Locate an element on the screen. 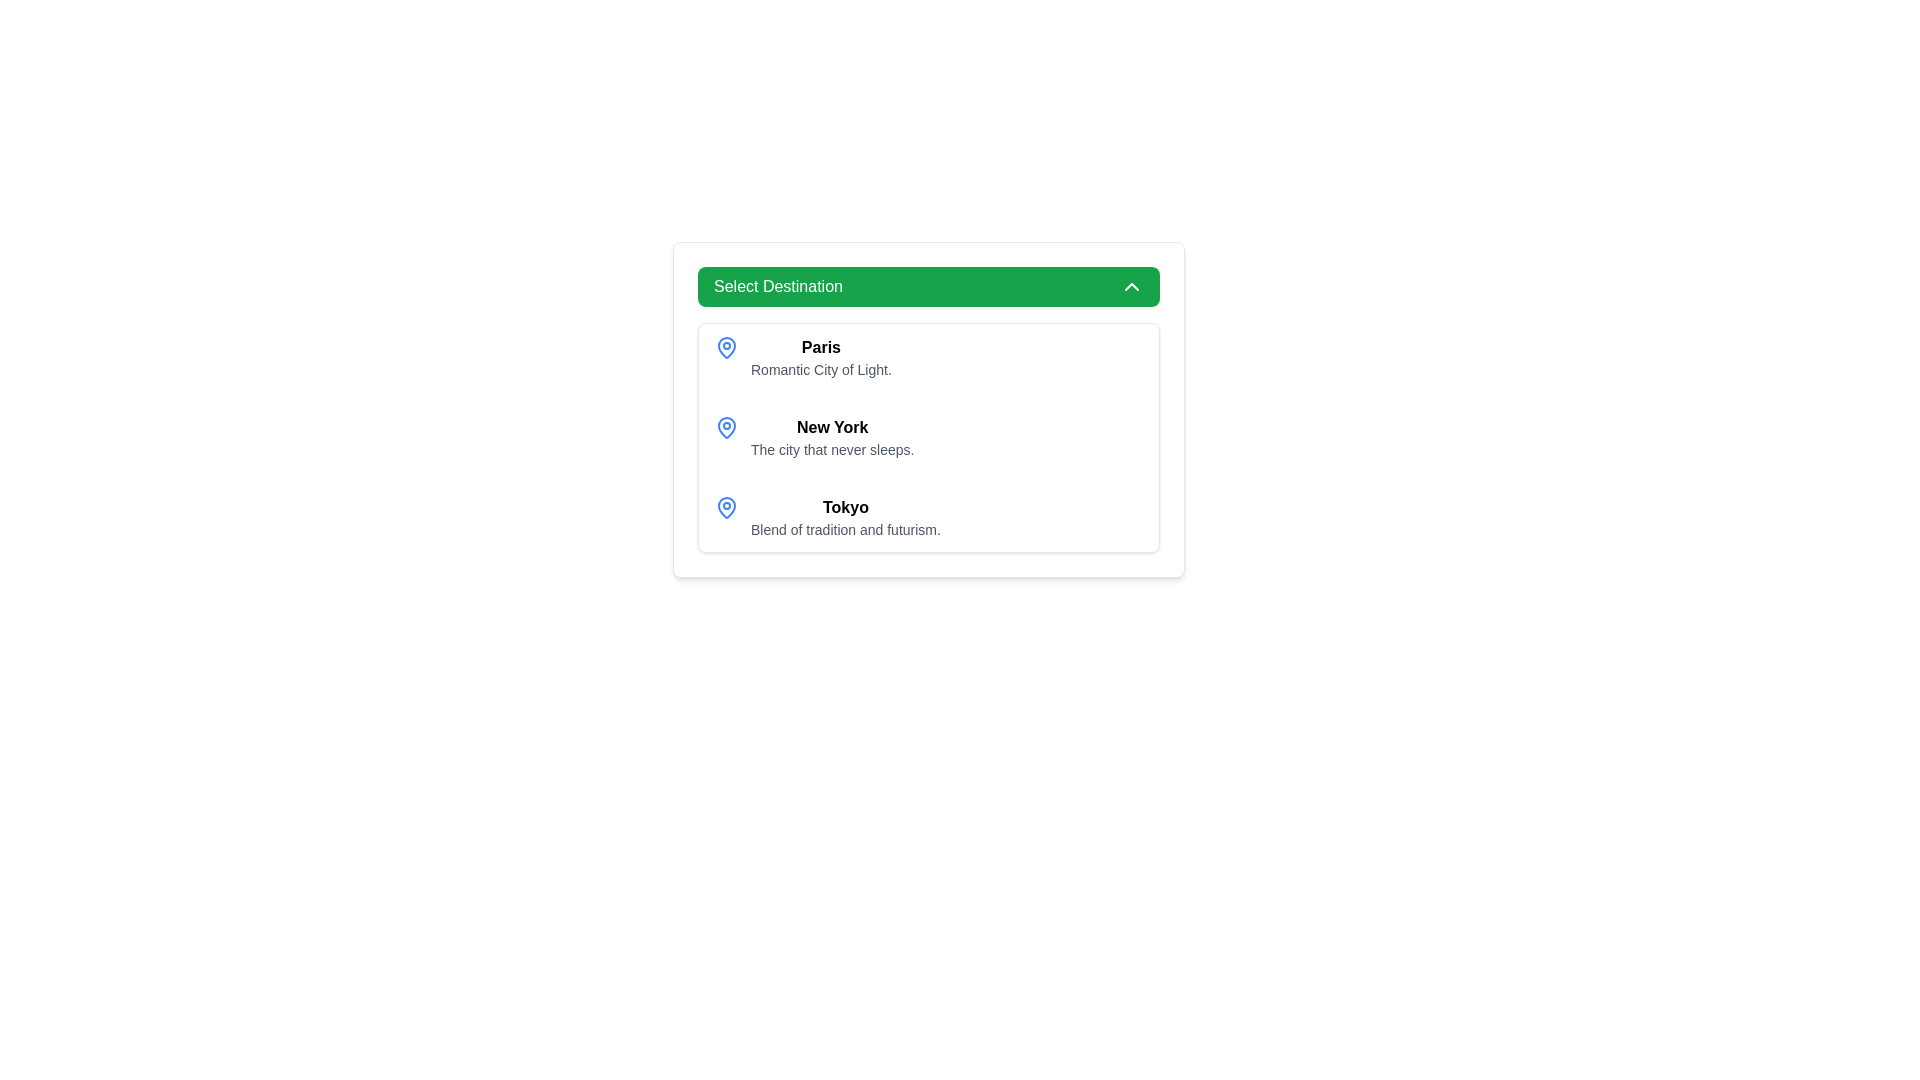 The height and width of the screenshot is (1080, 1920). the 'Select Destination' text label, which is styled in white text on a green background and is part of a dropdown menu, located at the top-left corner next to an upward-chevron icon is located at coordinates (777, 286).